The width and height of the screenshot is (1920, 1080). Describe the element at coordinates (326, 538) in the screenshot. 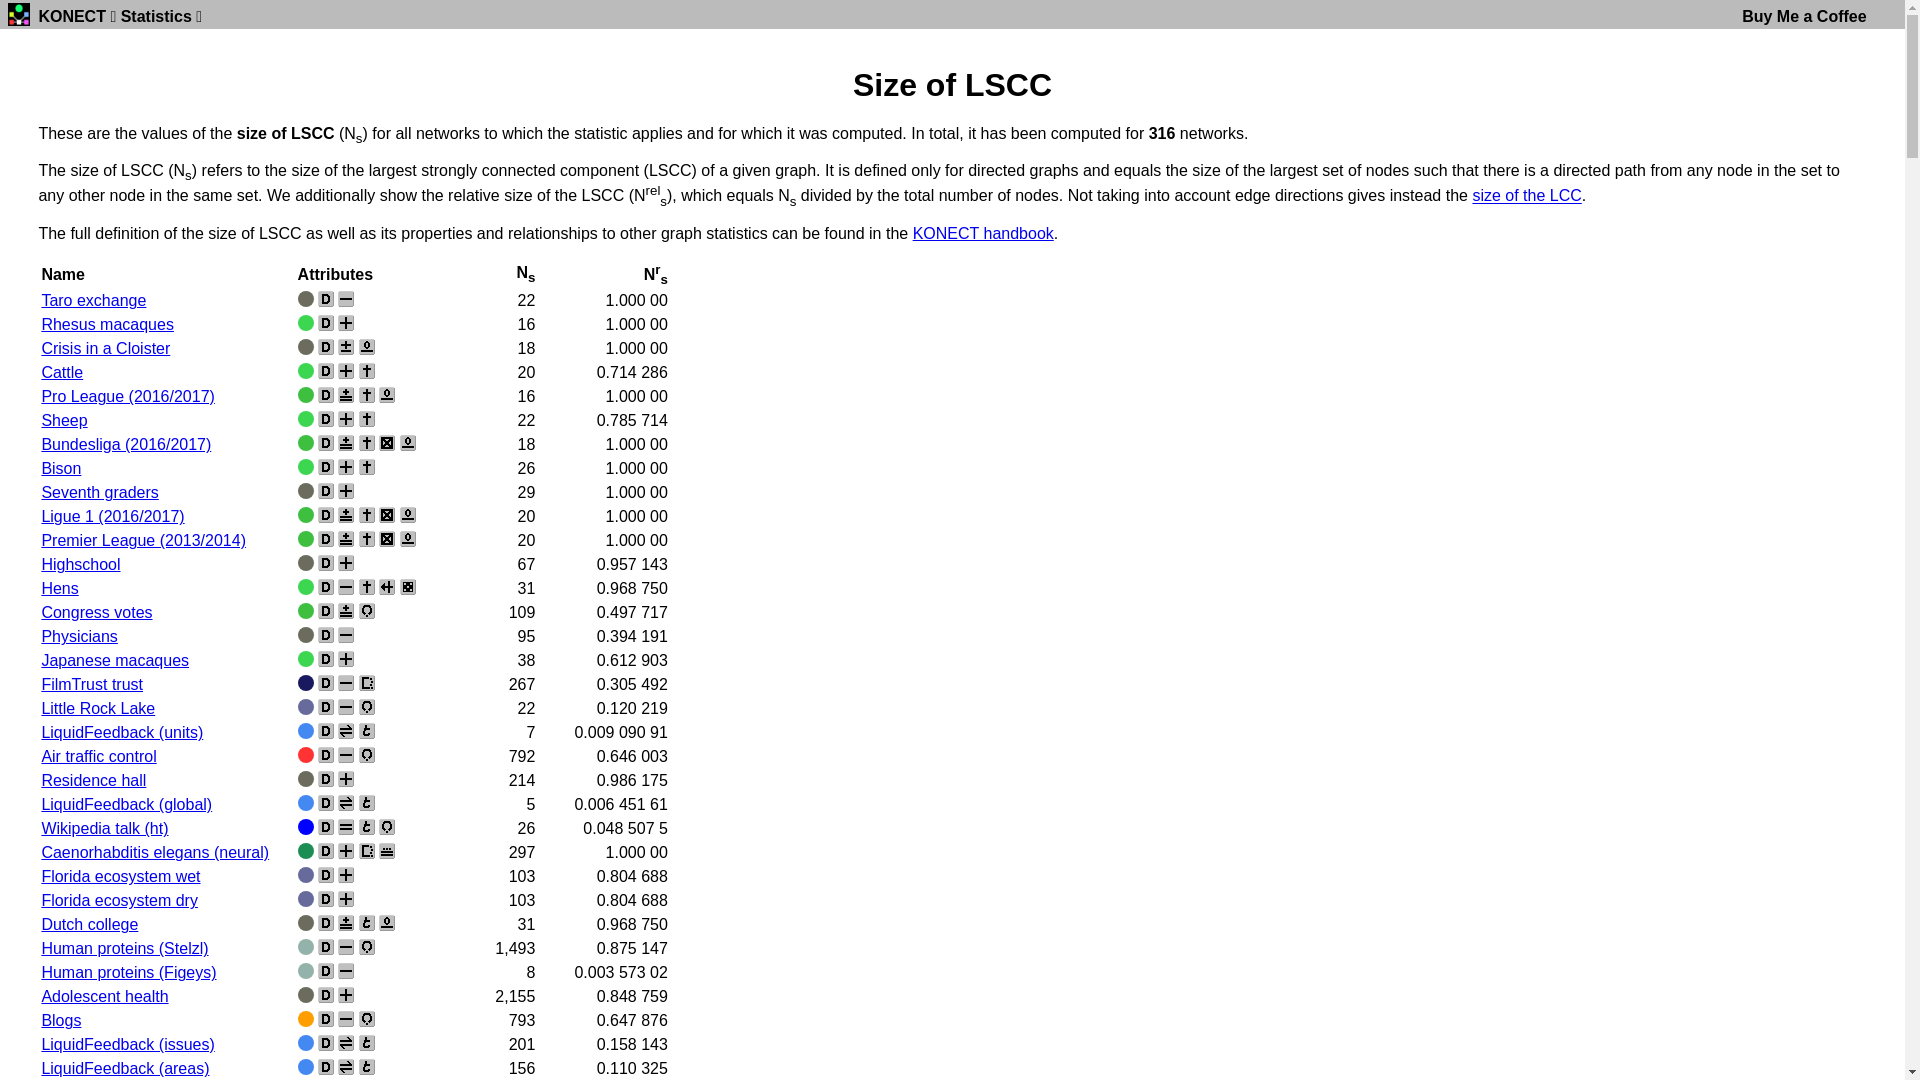

I see `'Unipartite, directed'` at that location.